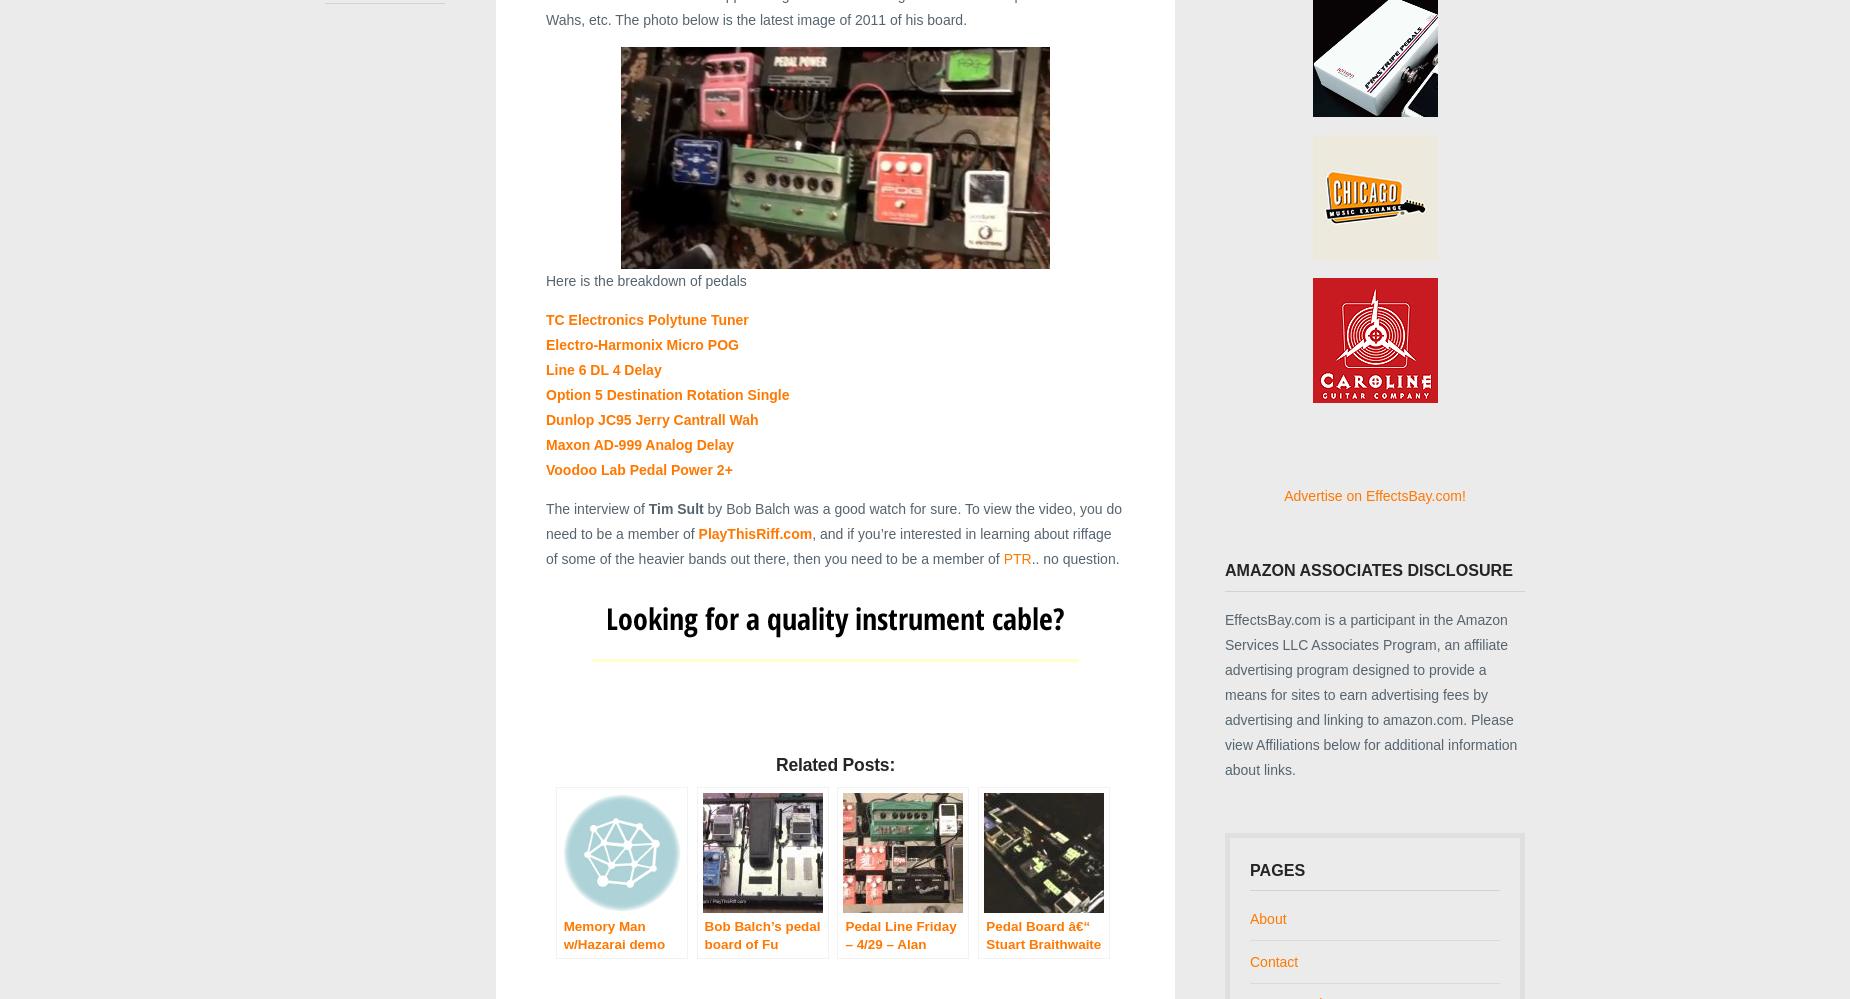  Describe the element at coordinates (639, 442) in the screenshot. I see `'Maxon AD-999 Analog Delay'` at that location.